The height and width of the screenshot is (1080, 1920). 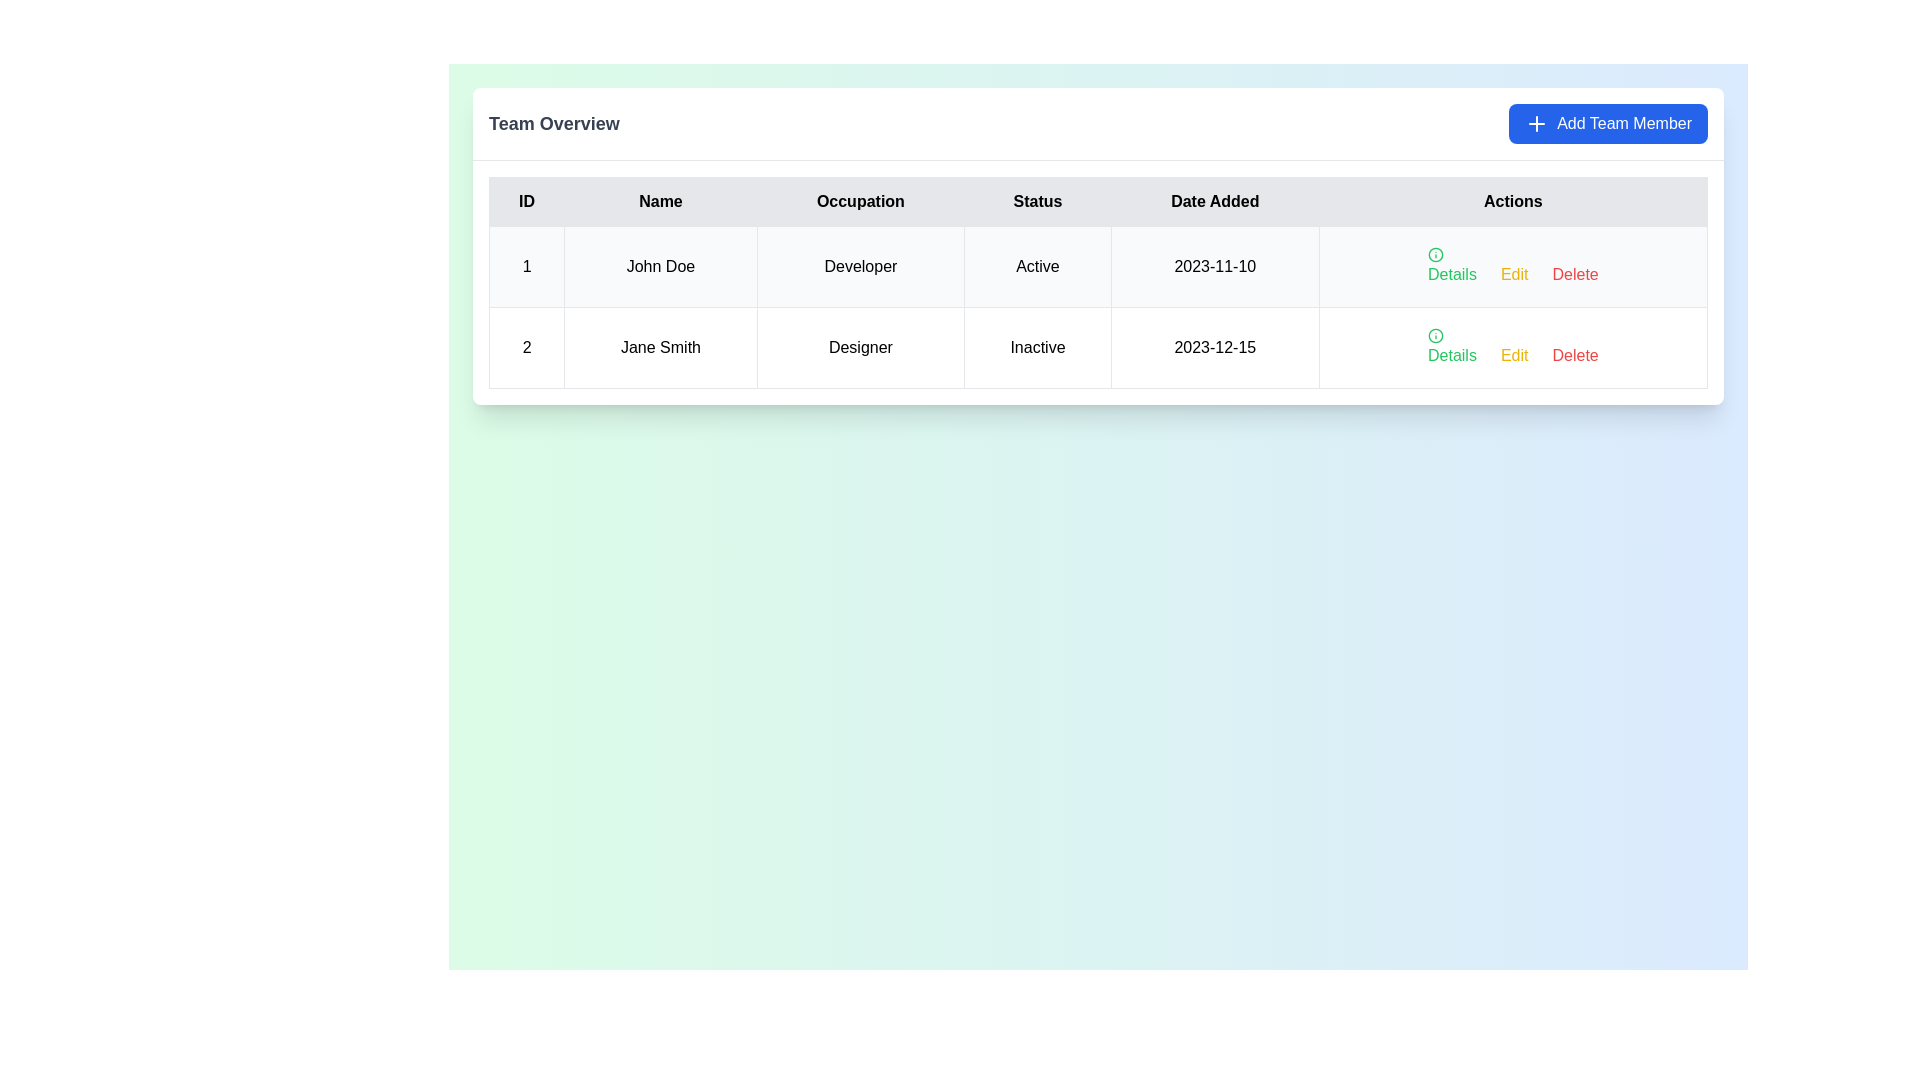 I want to click on the 'Delete' button, which is a red text label that changes color to darker red when hovered, located in the Actions column of the second row of the table, so click(x=1574, y=274).